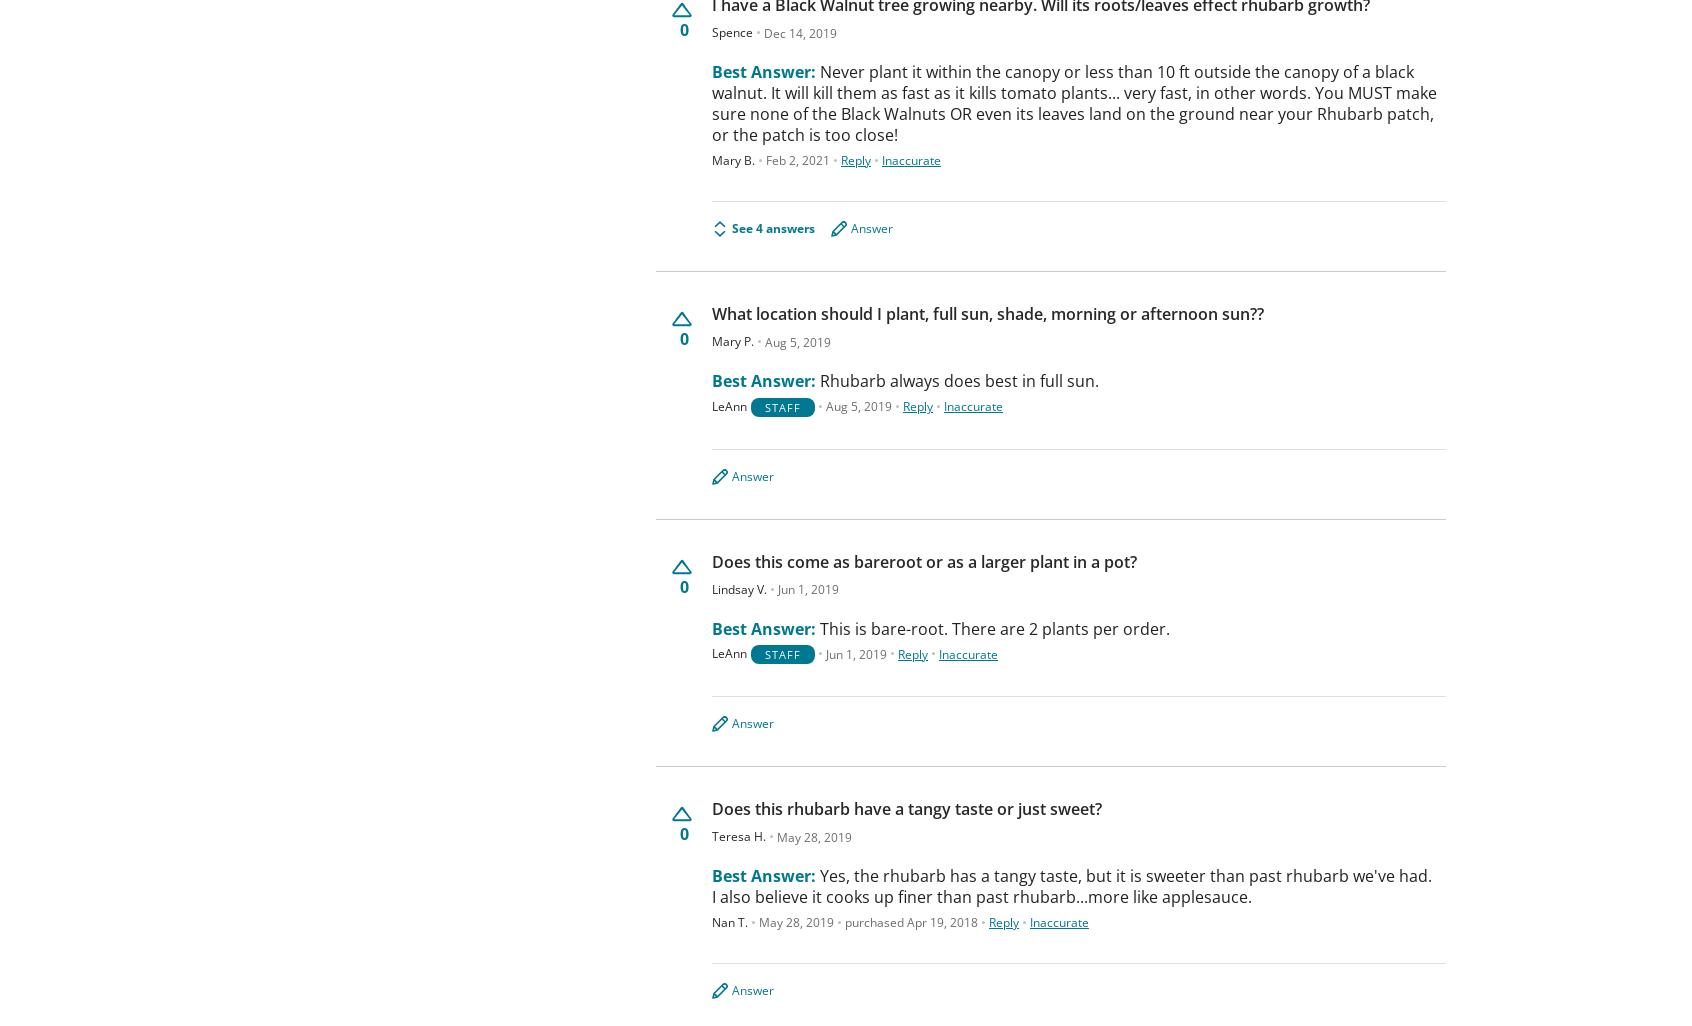 This screenshot has width=1692, height=1026. What do you see at coordinates (906, 808) in the screenshot?
I see `'Does this rhubarb have a tangy taste or just sweet?'` at bounding box center [906, 808].